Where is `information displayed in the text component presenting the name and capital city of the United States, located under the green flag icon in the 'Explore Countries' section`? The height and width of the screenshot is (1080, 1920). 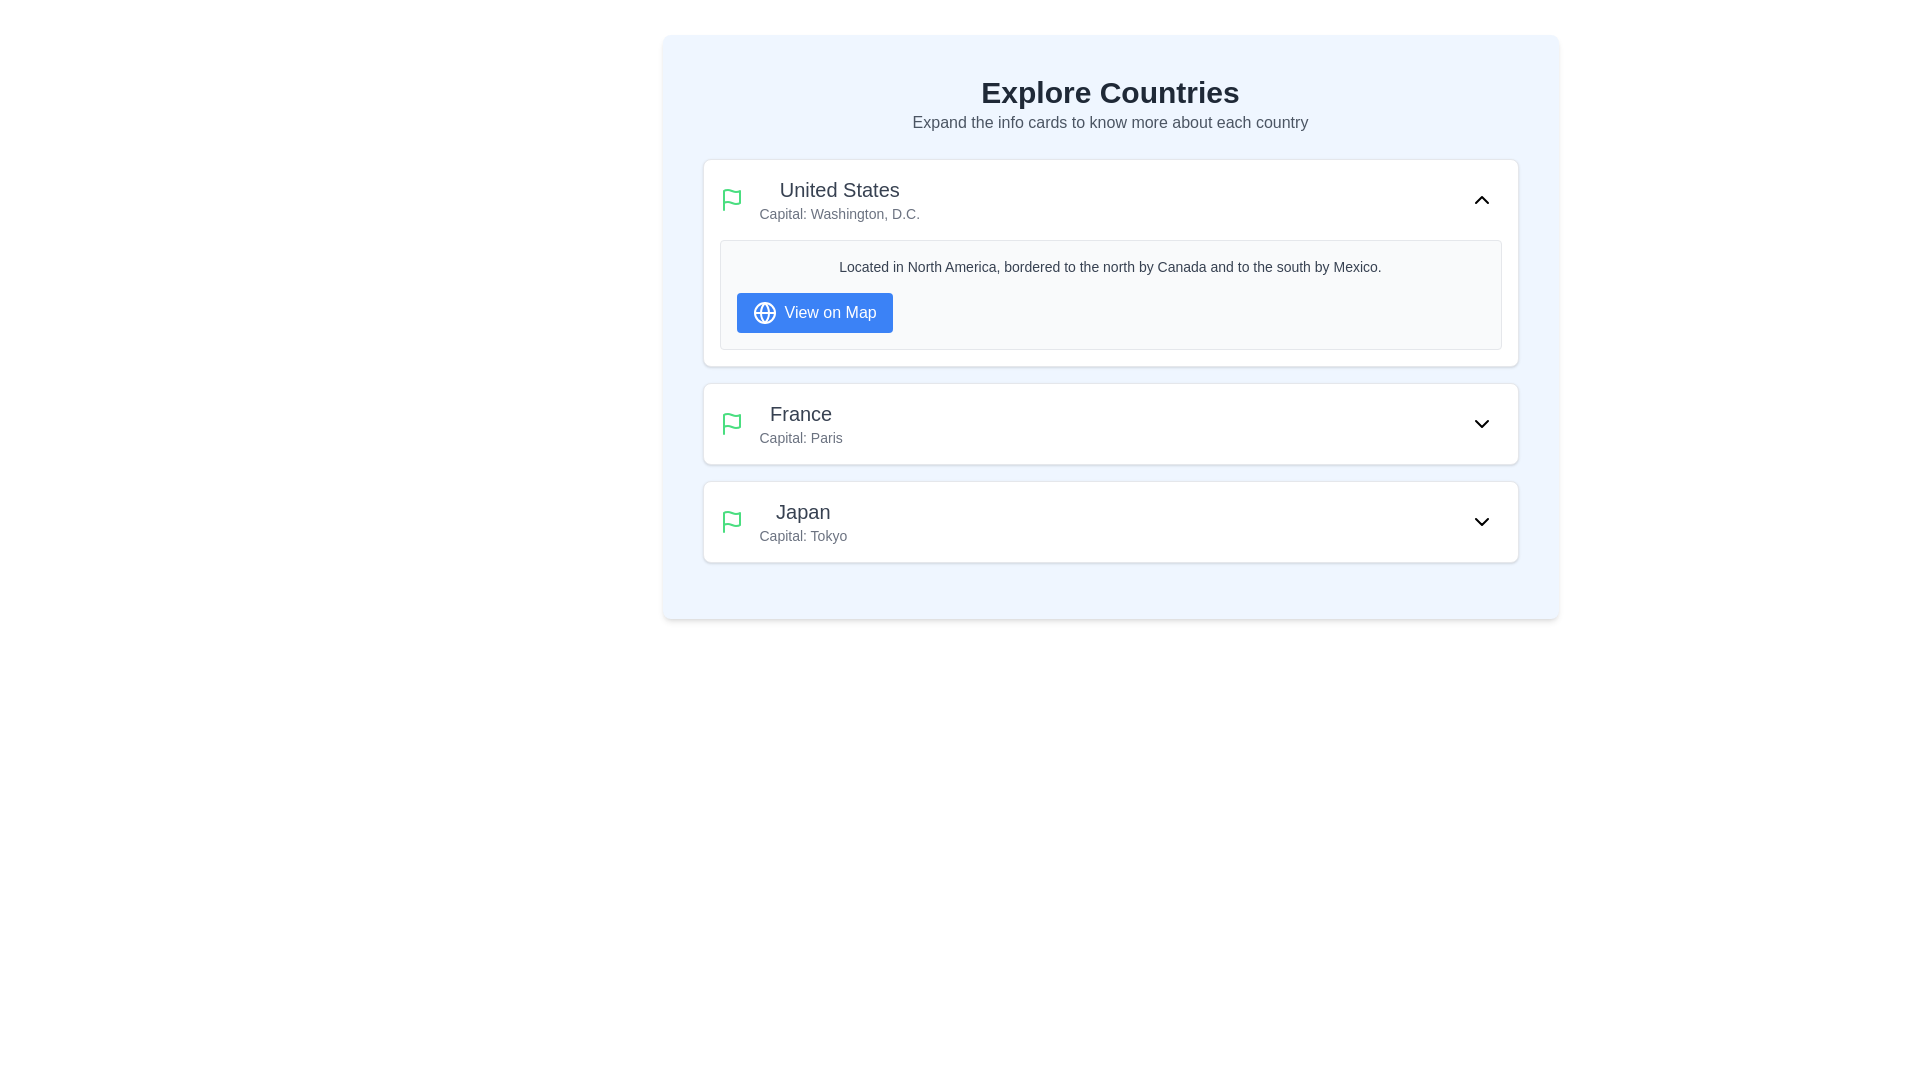 information displayed in the text component presenting the name and capital city of the United States, located under the green flag icon in the 'Explore Countries' section is located at coordinates (839, 200).